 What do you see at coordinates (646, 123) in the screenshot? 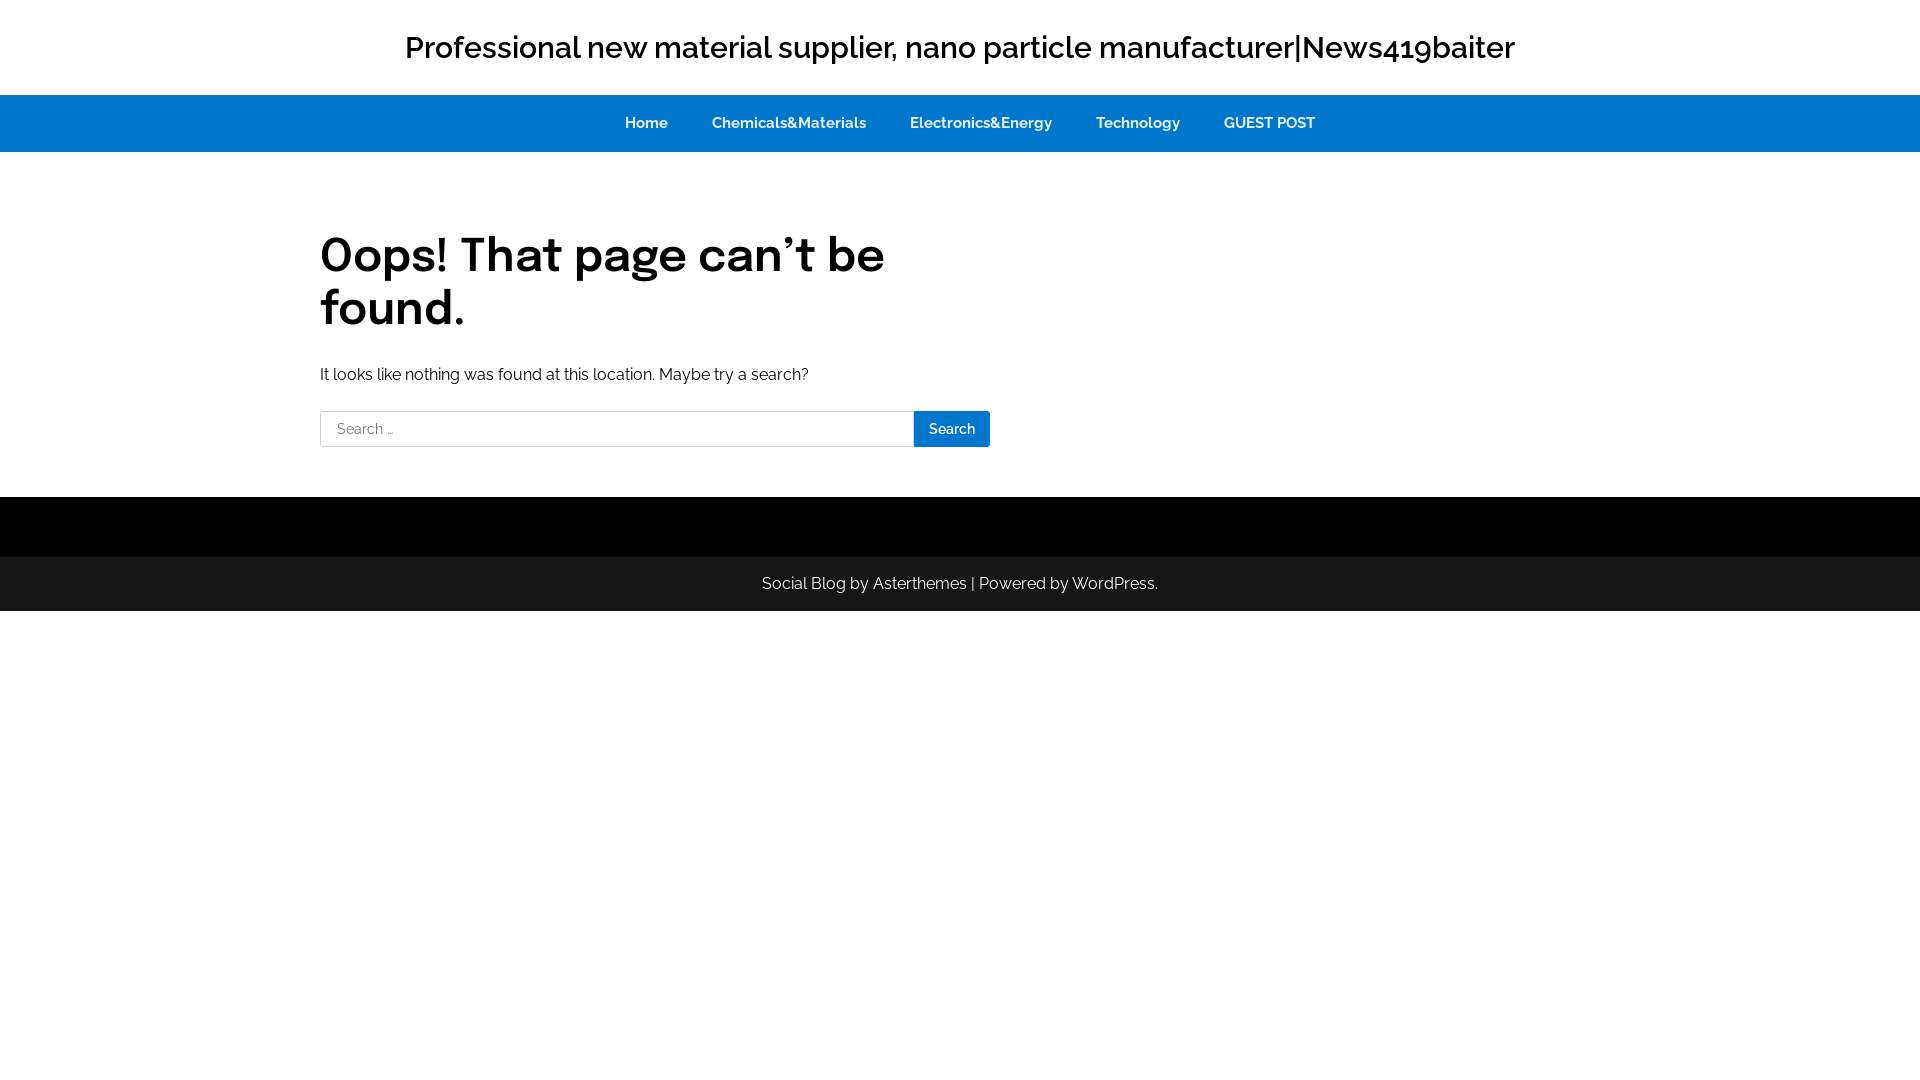
I see `'Home'` at bounding box center [646, 123].